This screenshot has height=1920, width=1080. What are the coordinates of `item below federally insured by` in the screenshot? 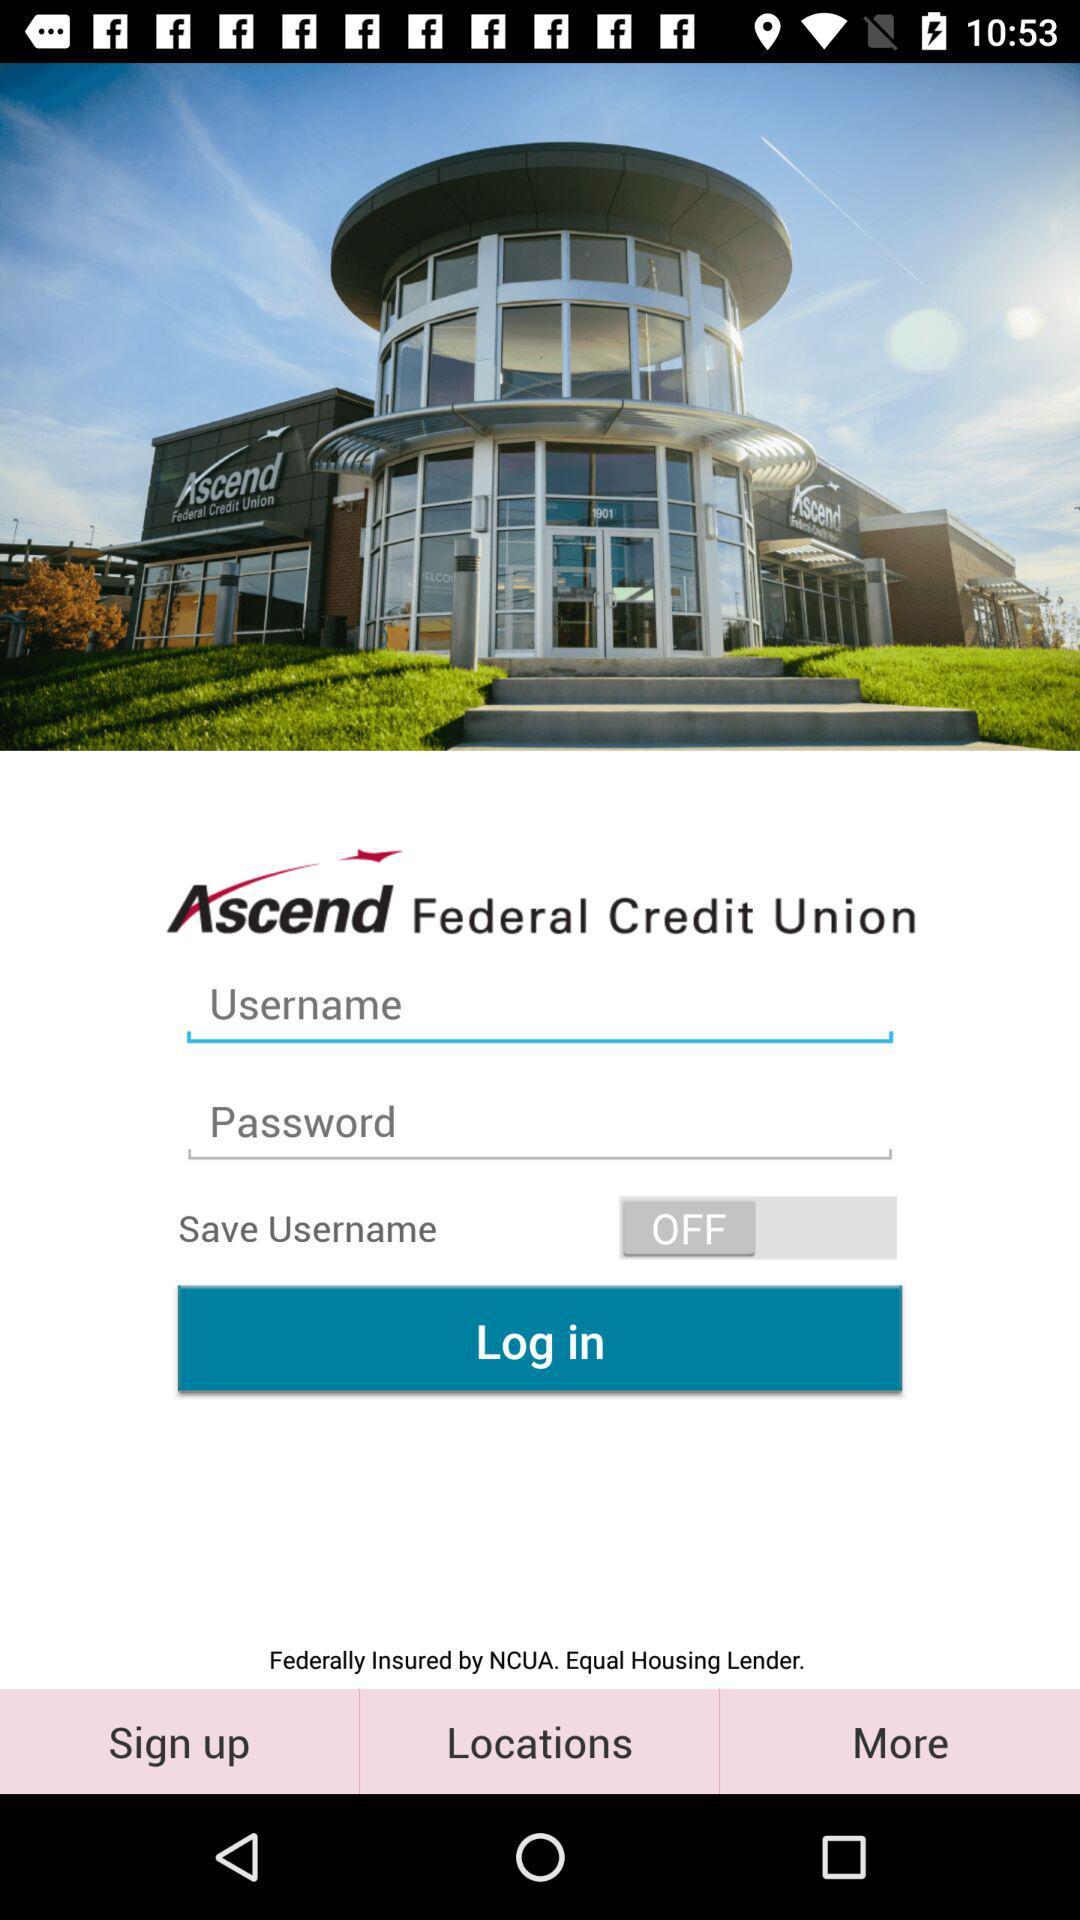 It's located at (538, 1740).